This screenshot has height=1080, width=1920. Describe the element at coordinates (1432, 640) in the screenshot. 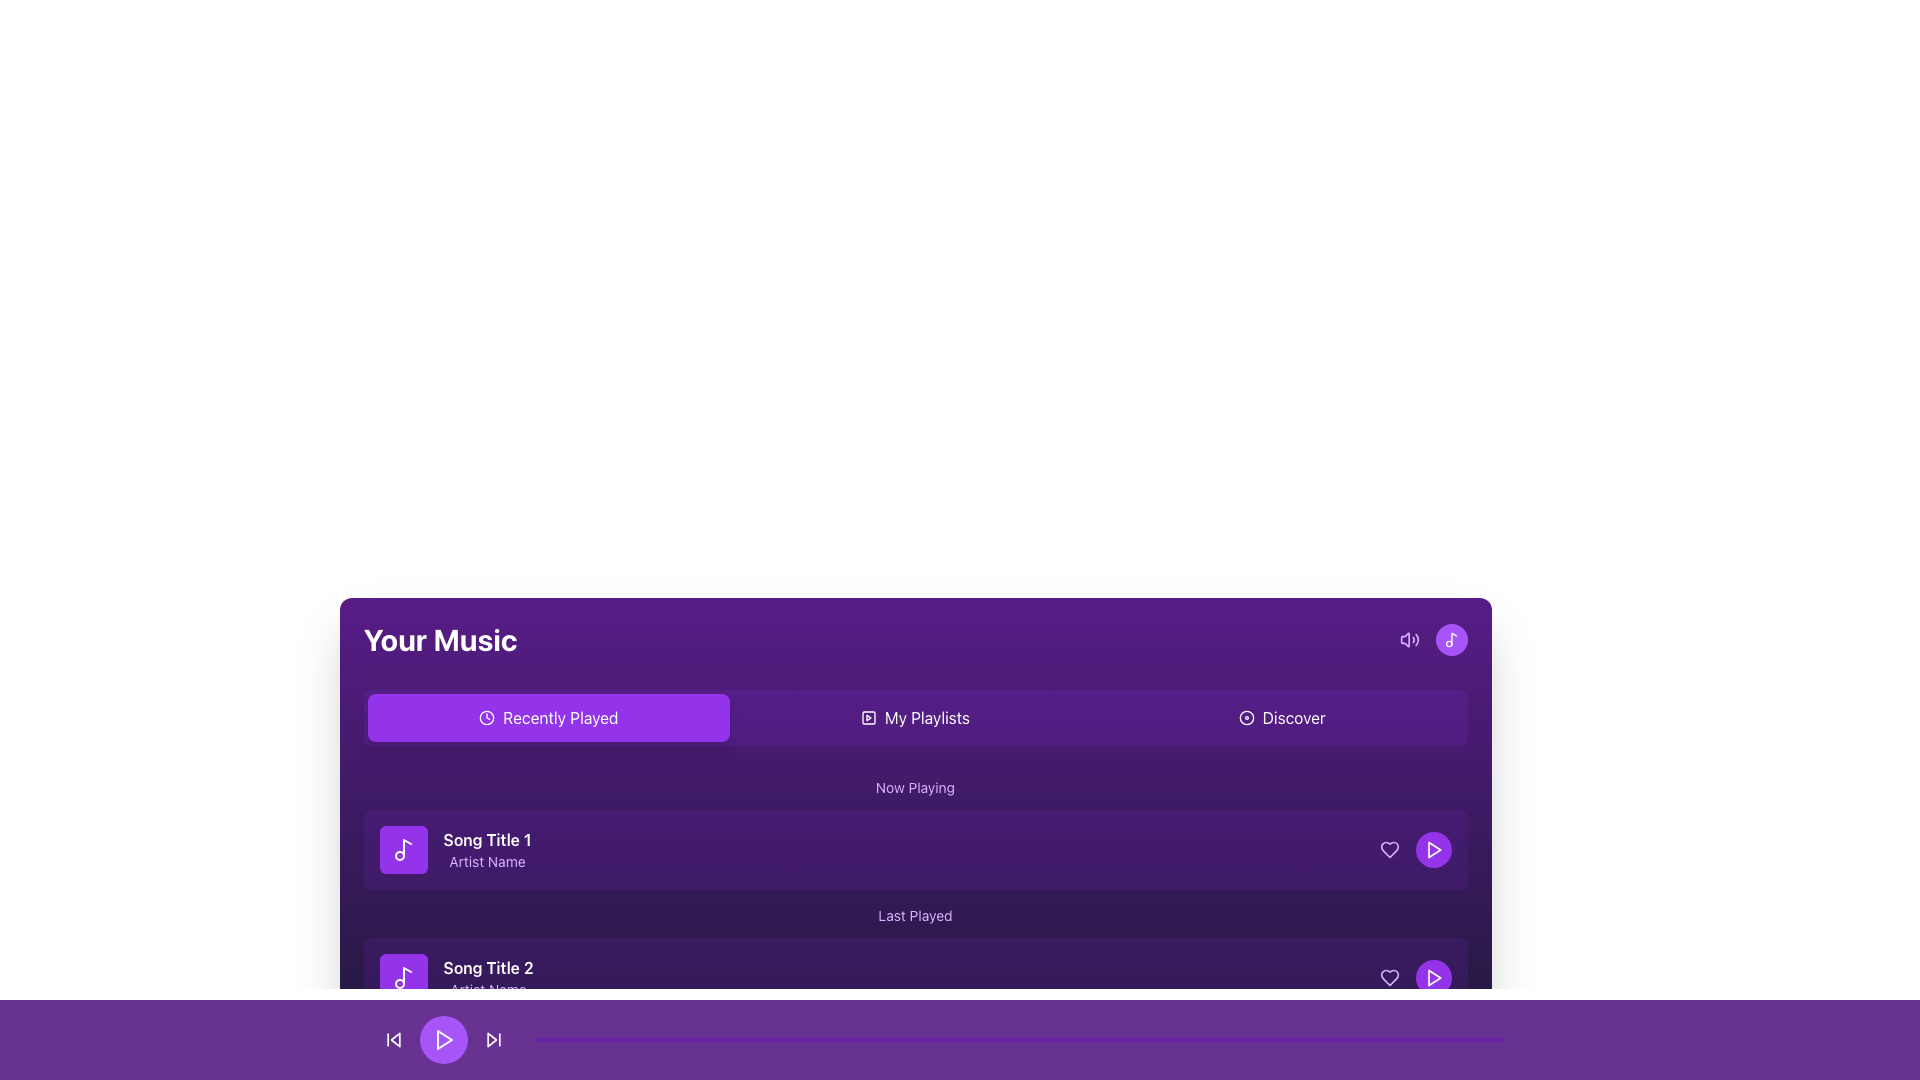

I see `the circular purple button with a white musical note icon located at the top-right corner of the 'Your Music' section` at that location.